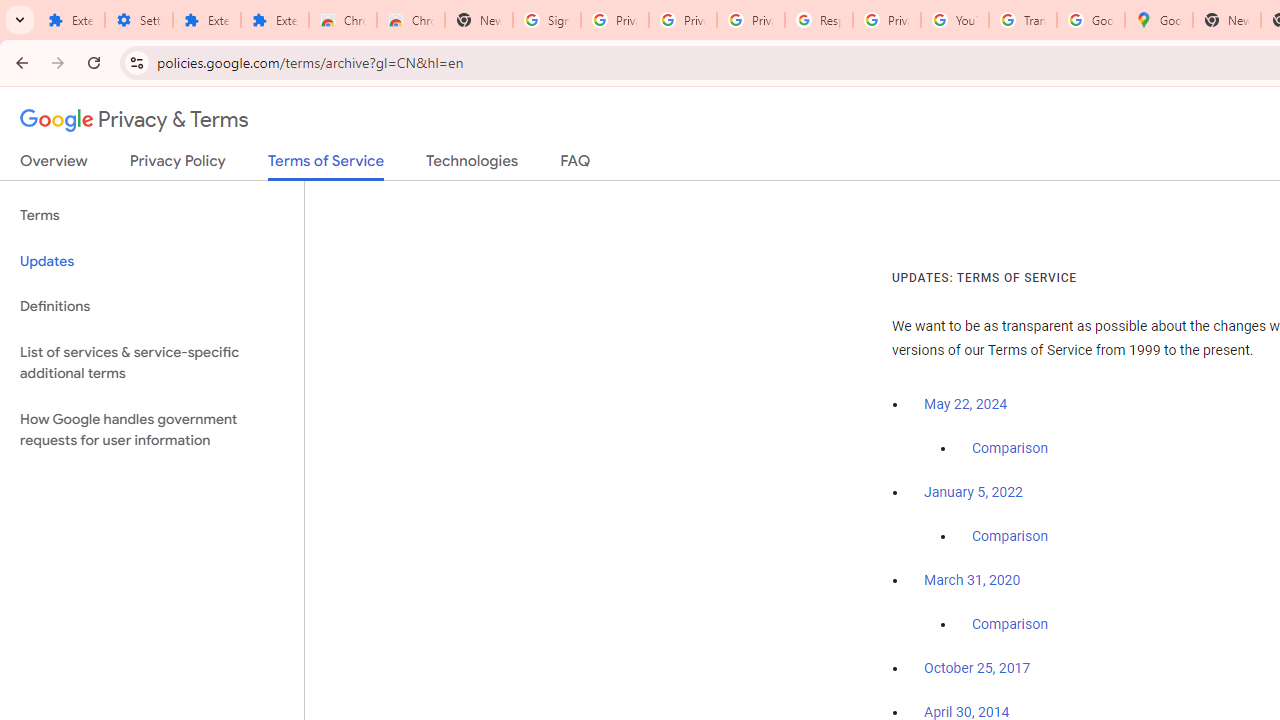 The height and width of the screenshot is (720, 1280). I want to click on 'Privacy & Terms', so click(134, 120).